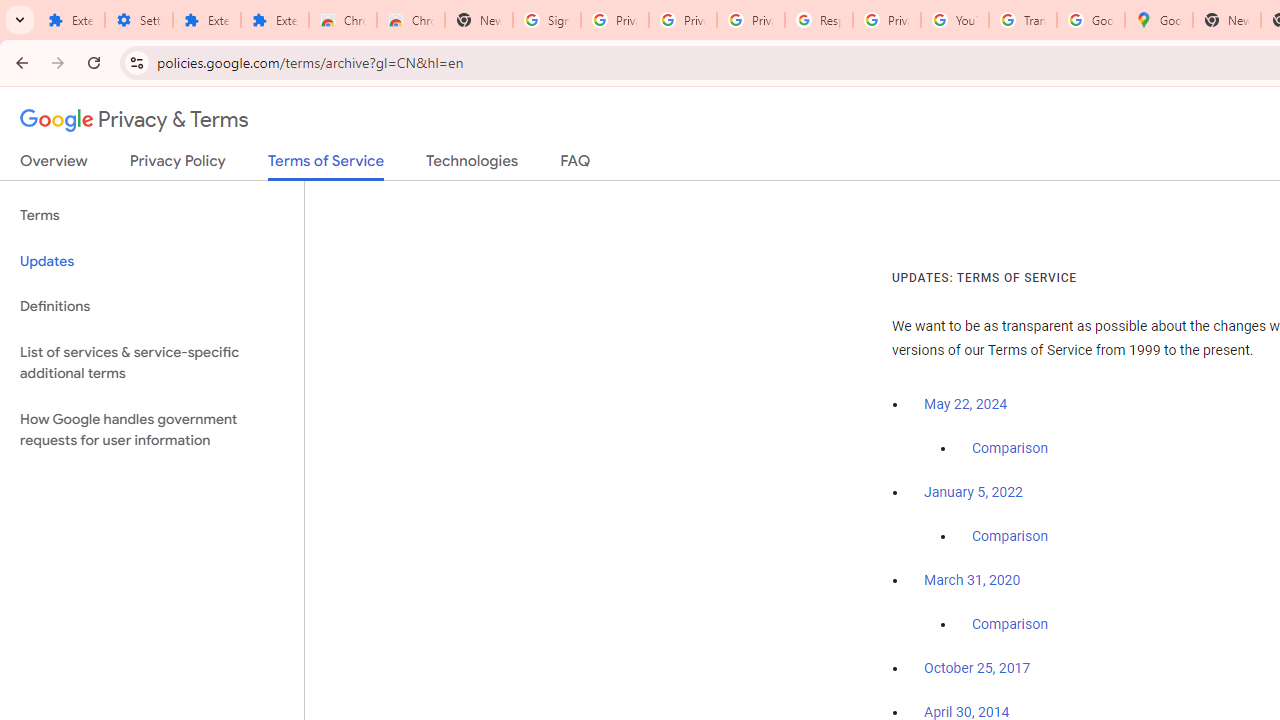 The height and width of the screenshot is (720, 1280). I want to click on 'Privacy & Terms', so click(134, 120).